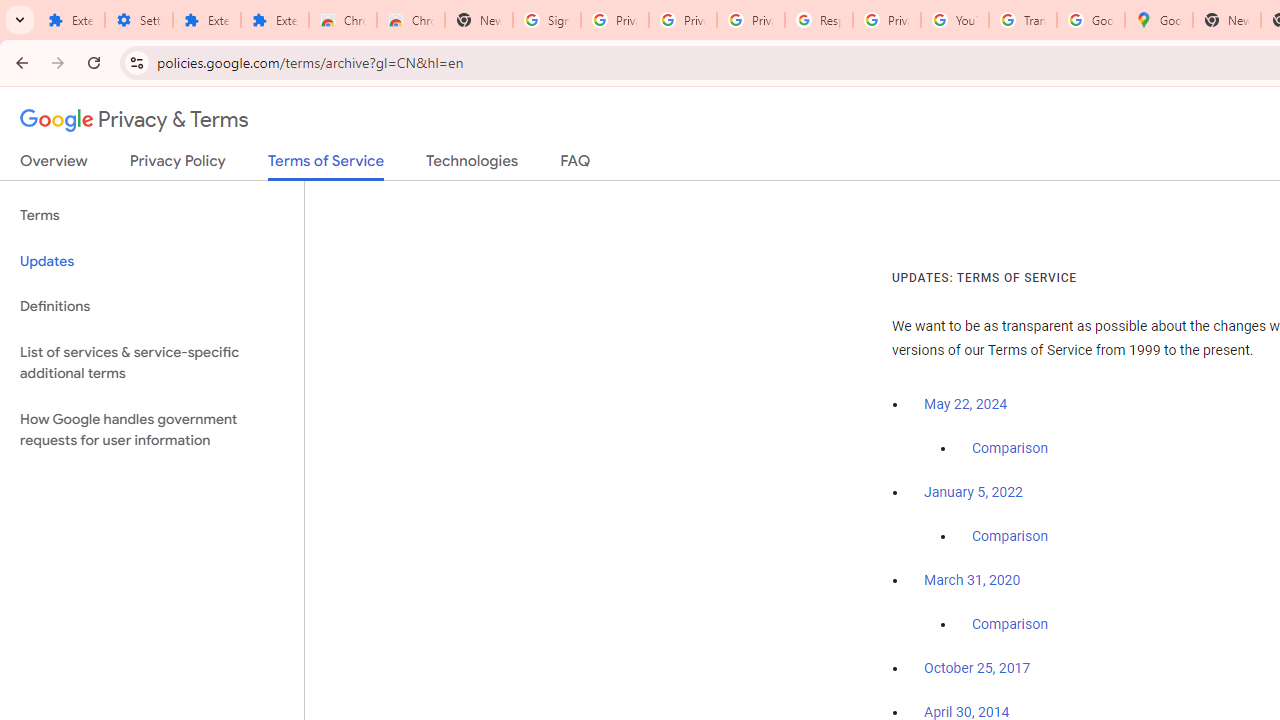 The height and width of the screenshot is (720, 1280). I want to click on 'Privacy & Terms', so click(134, 120).